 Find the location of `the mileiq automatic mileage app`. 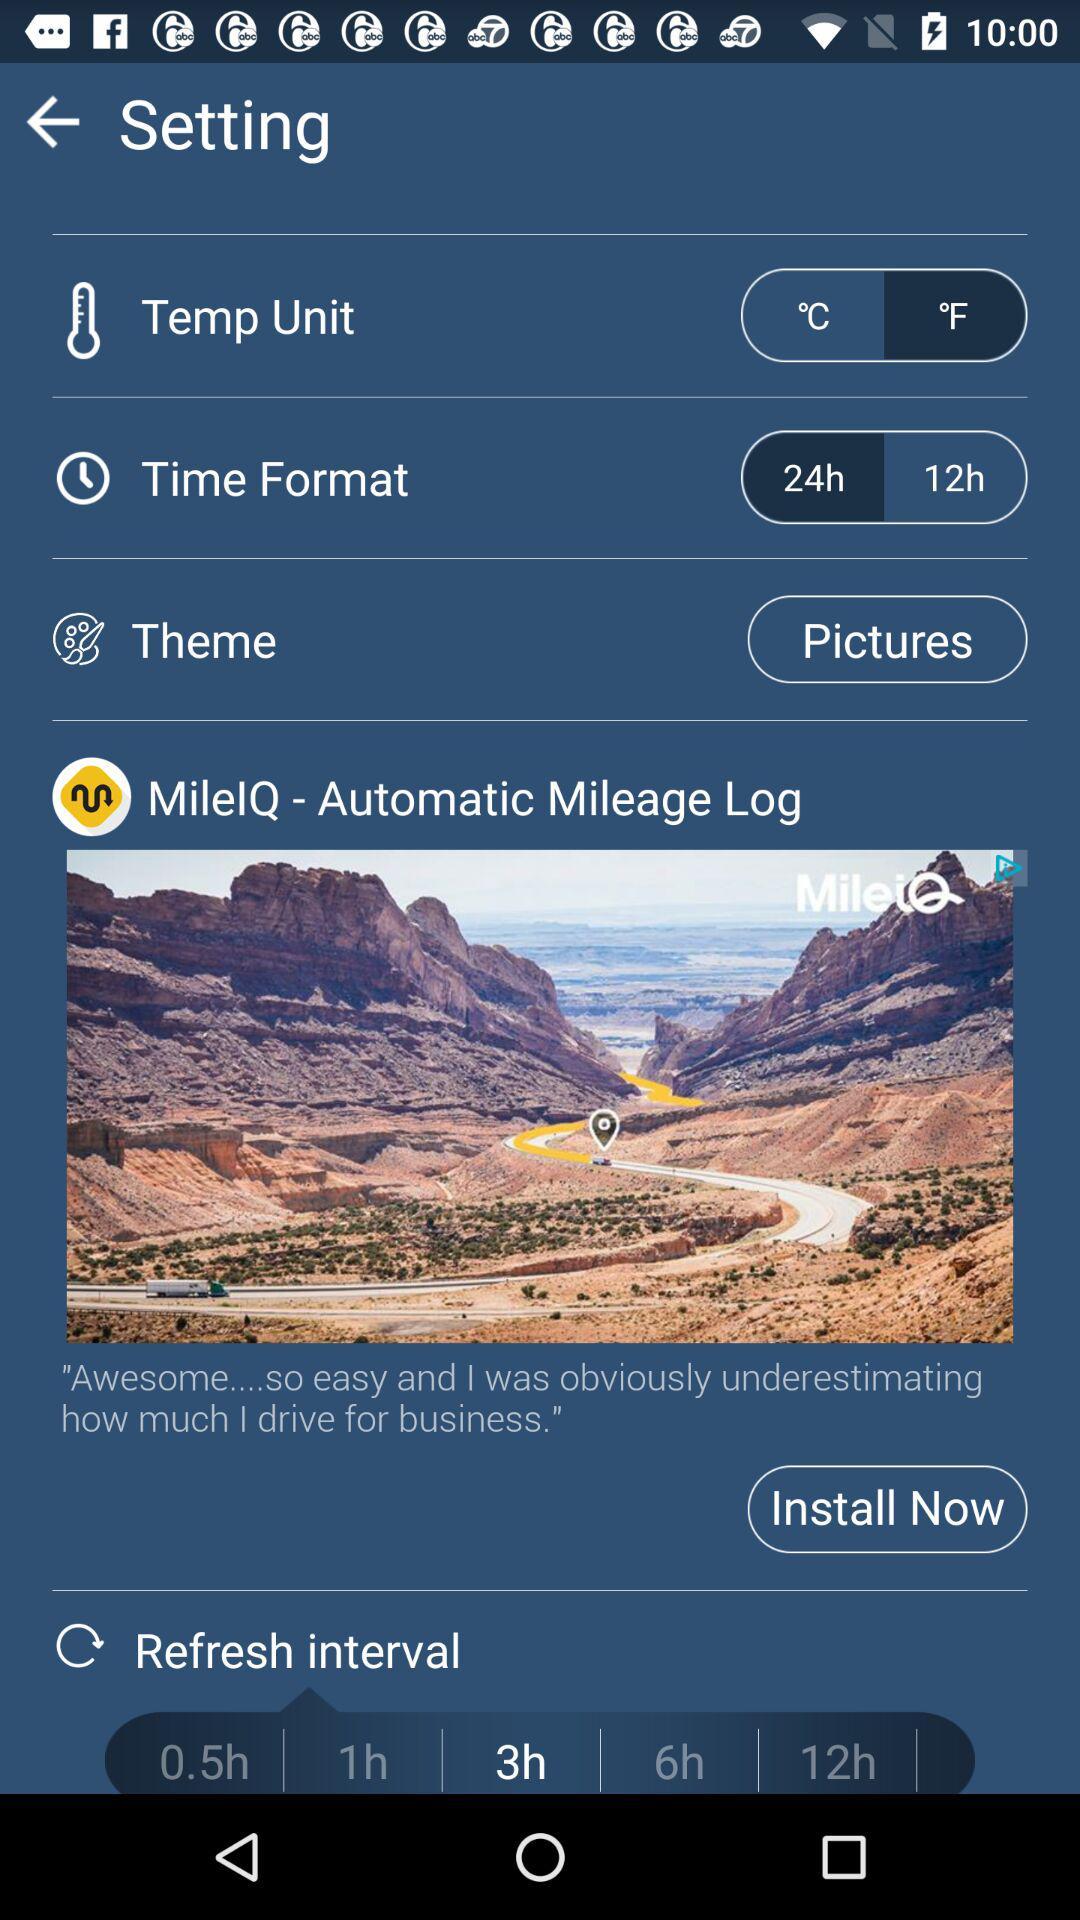

the mileiq automatic mileage app is located at coordinates (586, 795).